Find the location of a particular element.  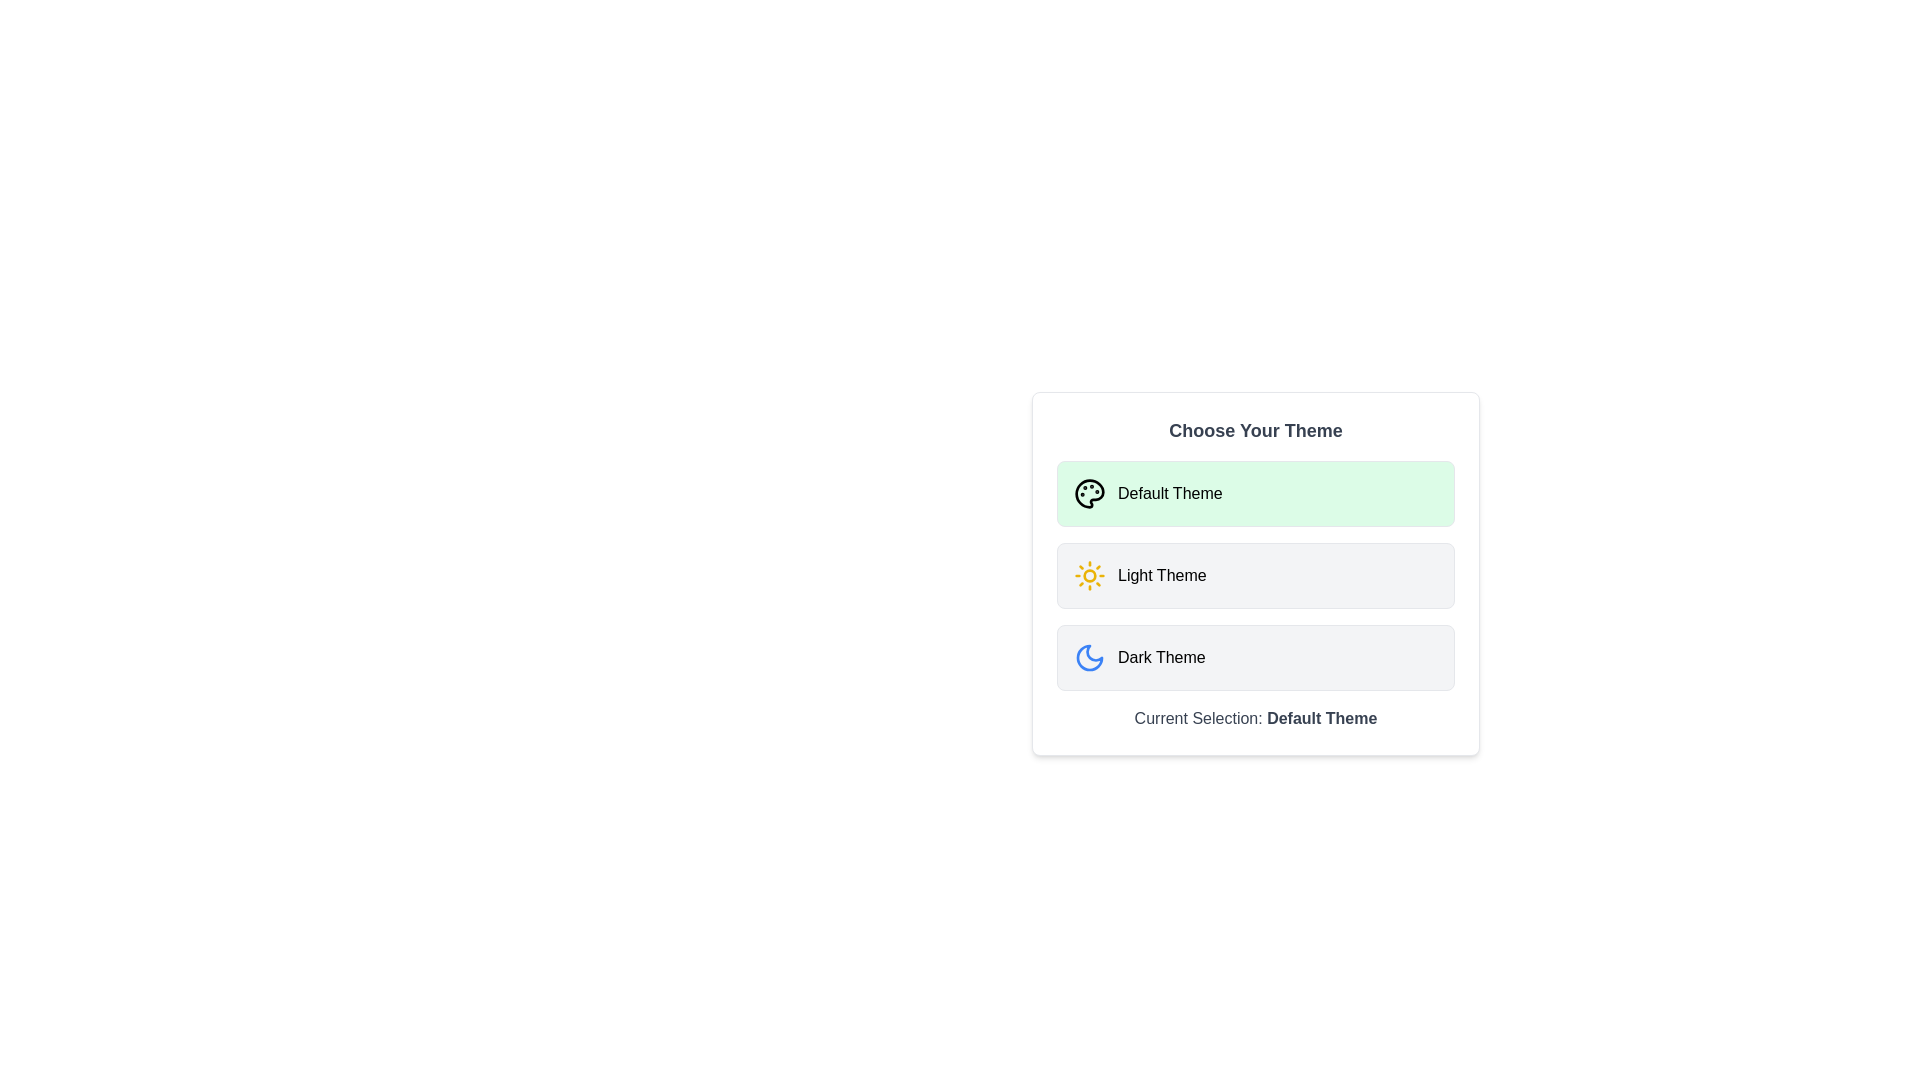

the theme by clicking on the button corresponding to Light is located at coordinates (1255, 575).